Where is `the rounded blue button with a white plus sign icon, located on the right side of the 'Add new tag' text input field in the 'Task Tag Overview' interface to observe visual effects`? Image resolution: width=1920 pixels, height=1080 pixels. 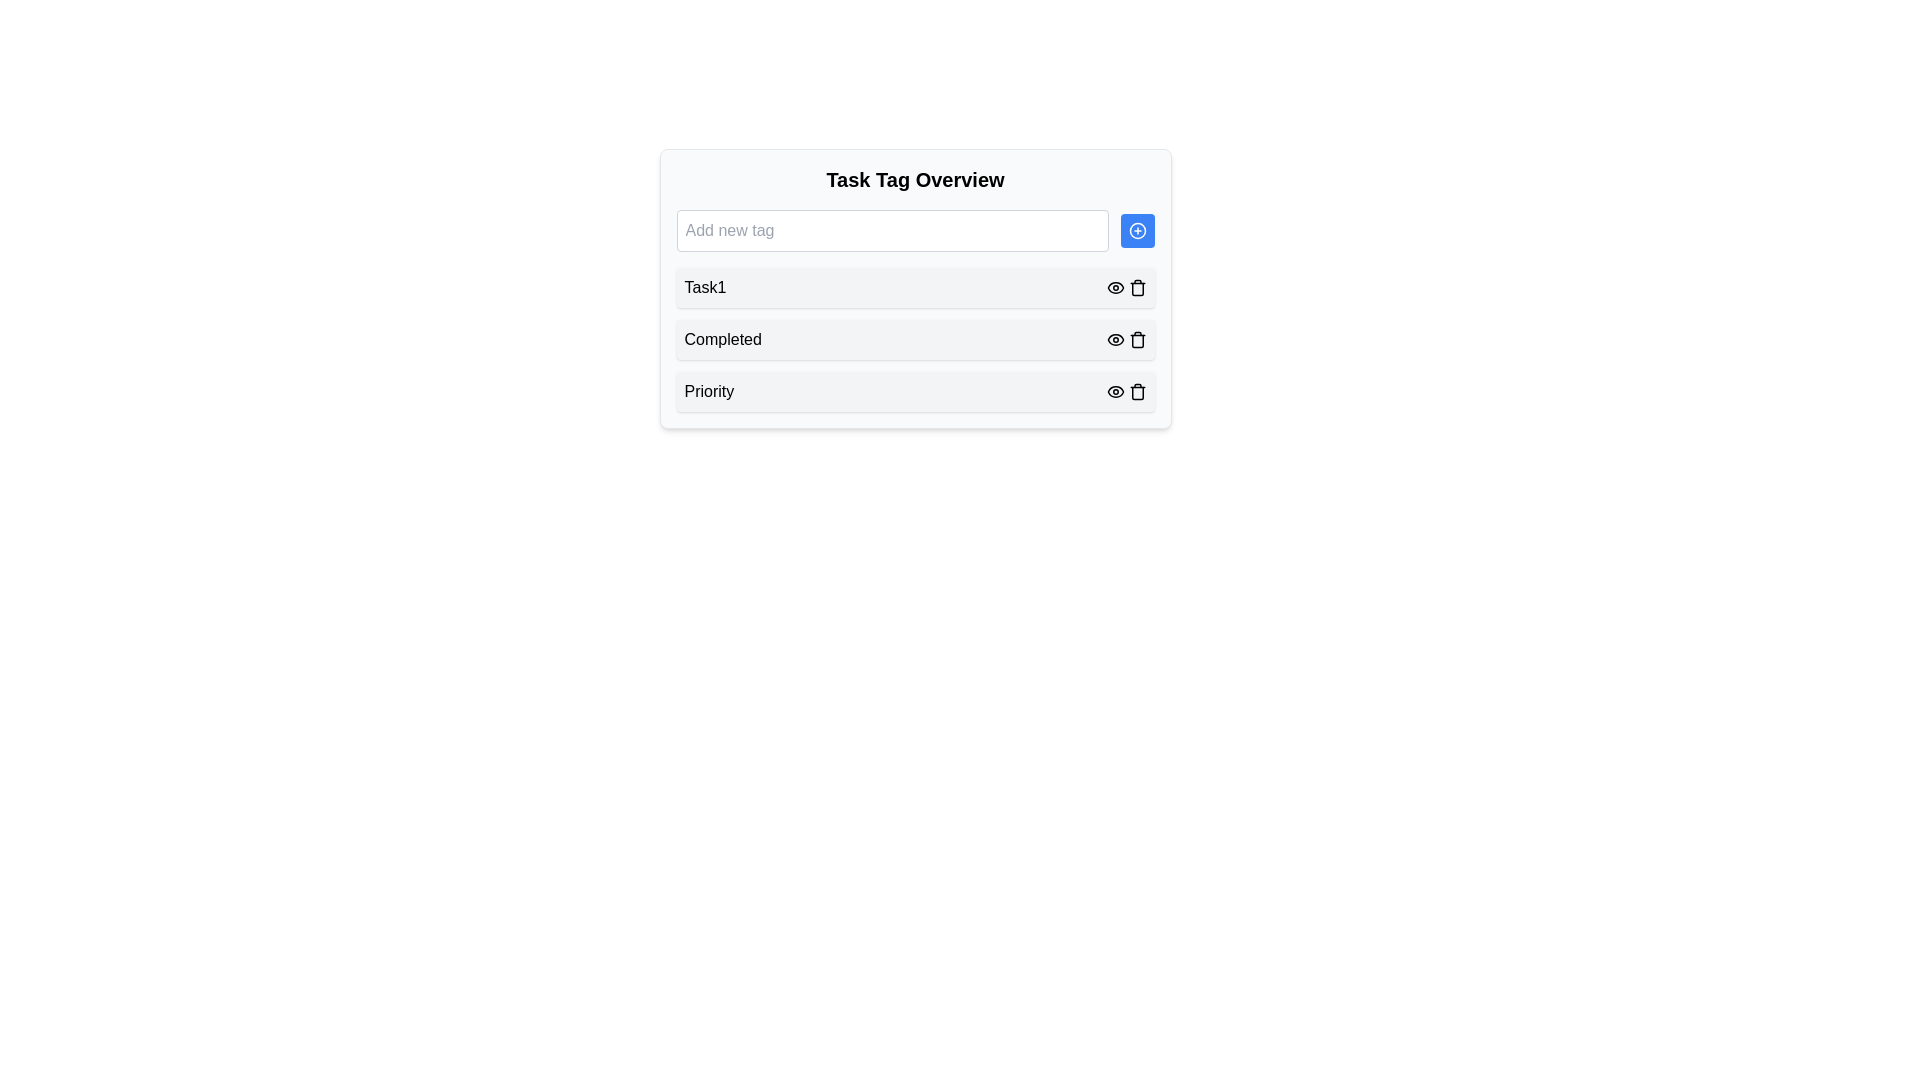 the rounded blue button with a white plus sign icon, located on the right side of the 'Add new tag' text input field in the 'Task Tag Overview' interface to observe visual effects is located at coordinates (1137, 230).